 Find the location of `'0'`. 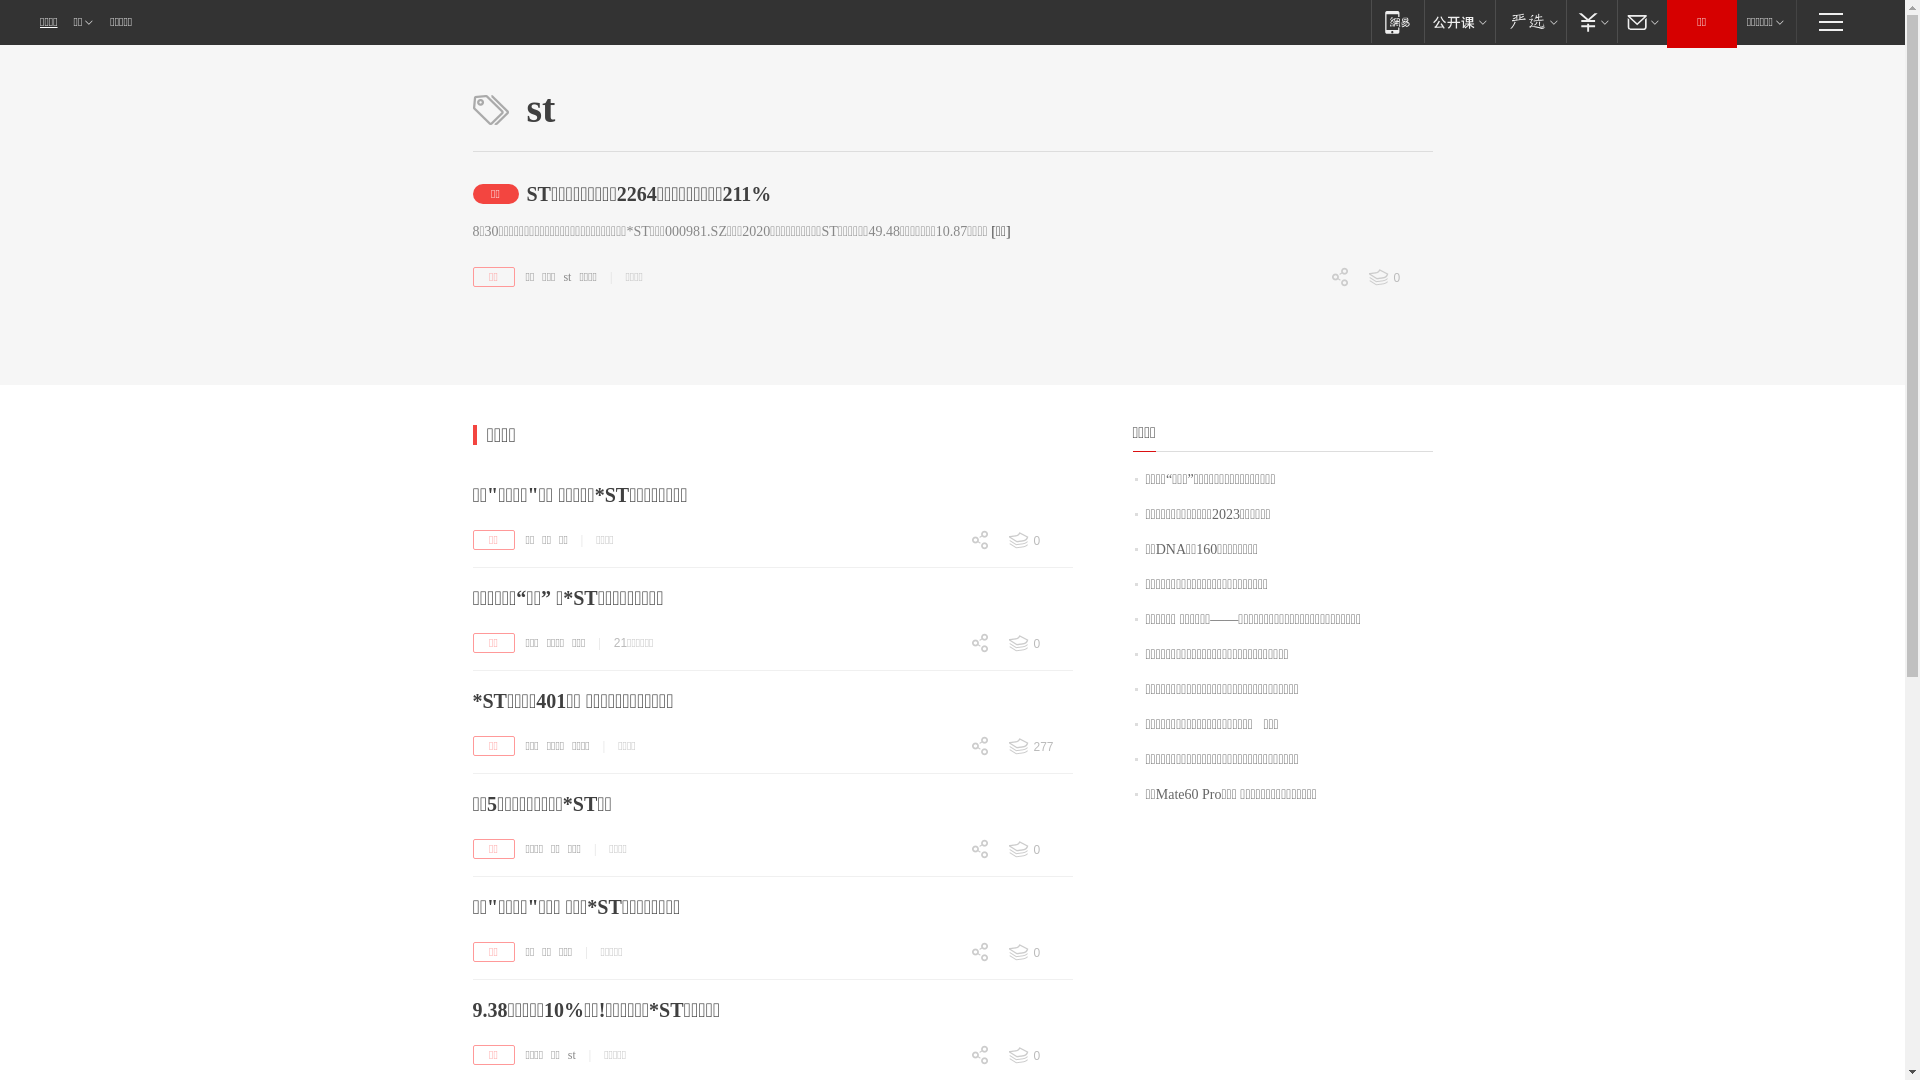

'0' is located at coordinates (939, 645).